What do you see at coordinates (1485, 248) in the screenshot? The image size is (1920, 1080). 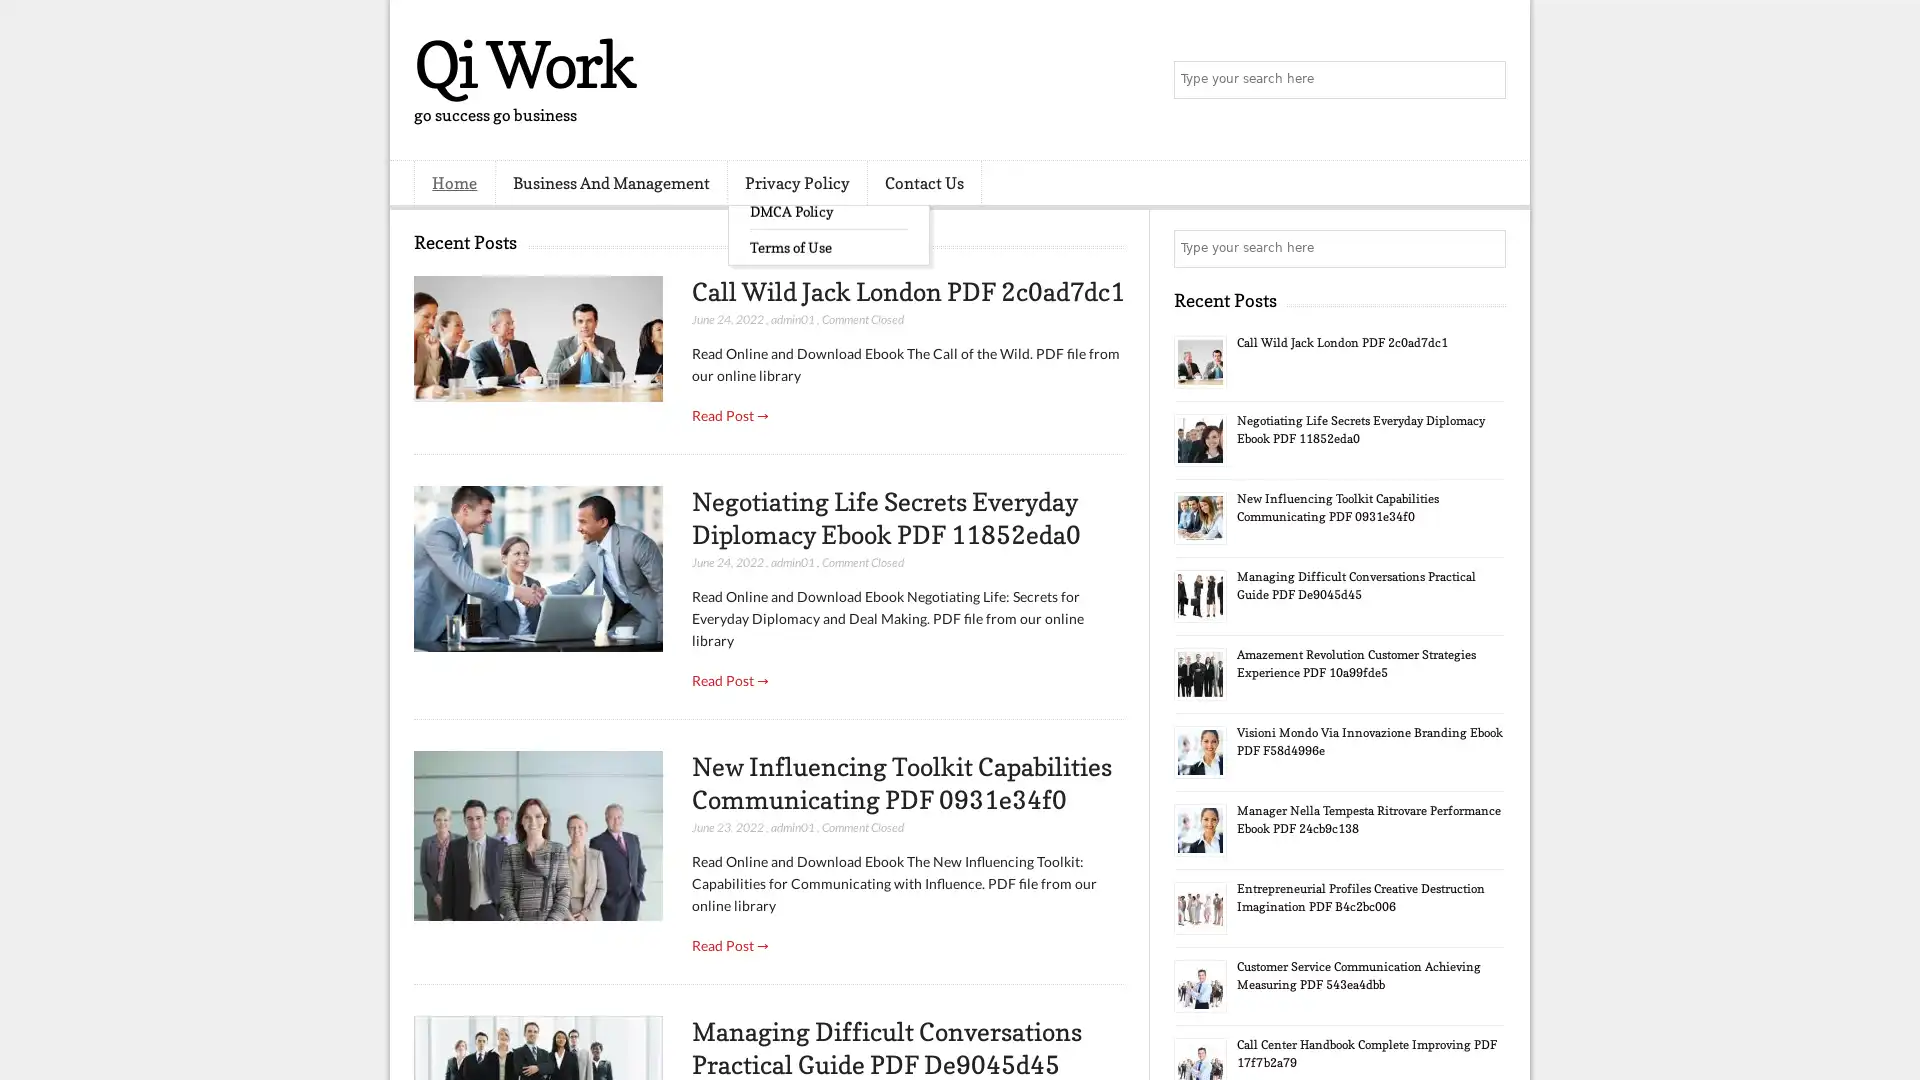 I see `Search` at bounding box center [1485, 248].